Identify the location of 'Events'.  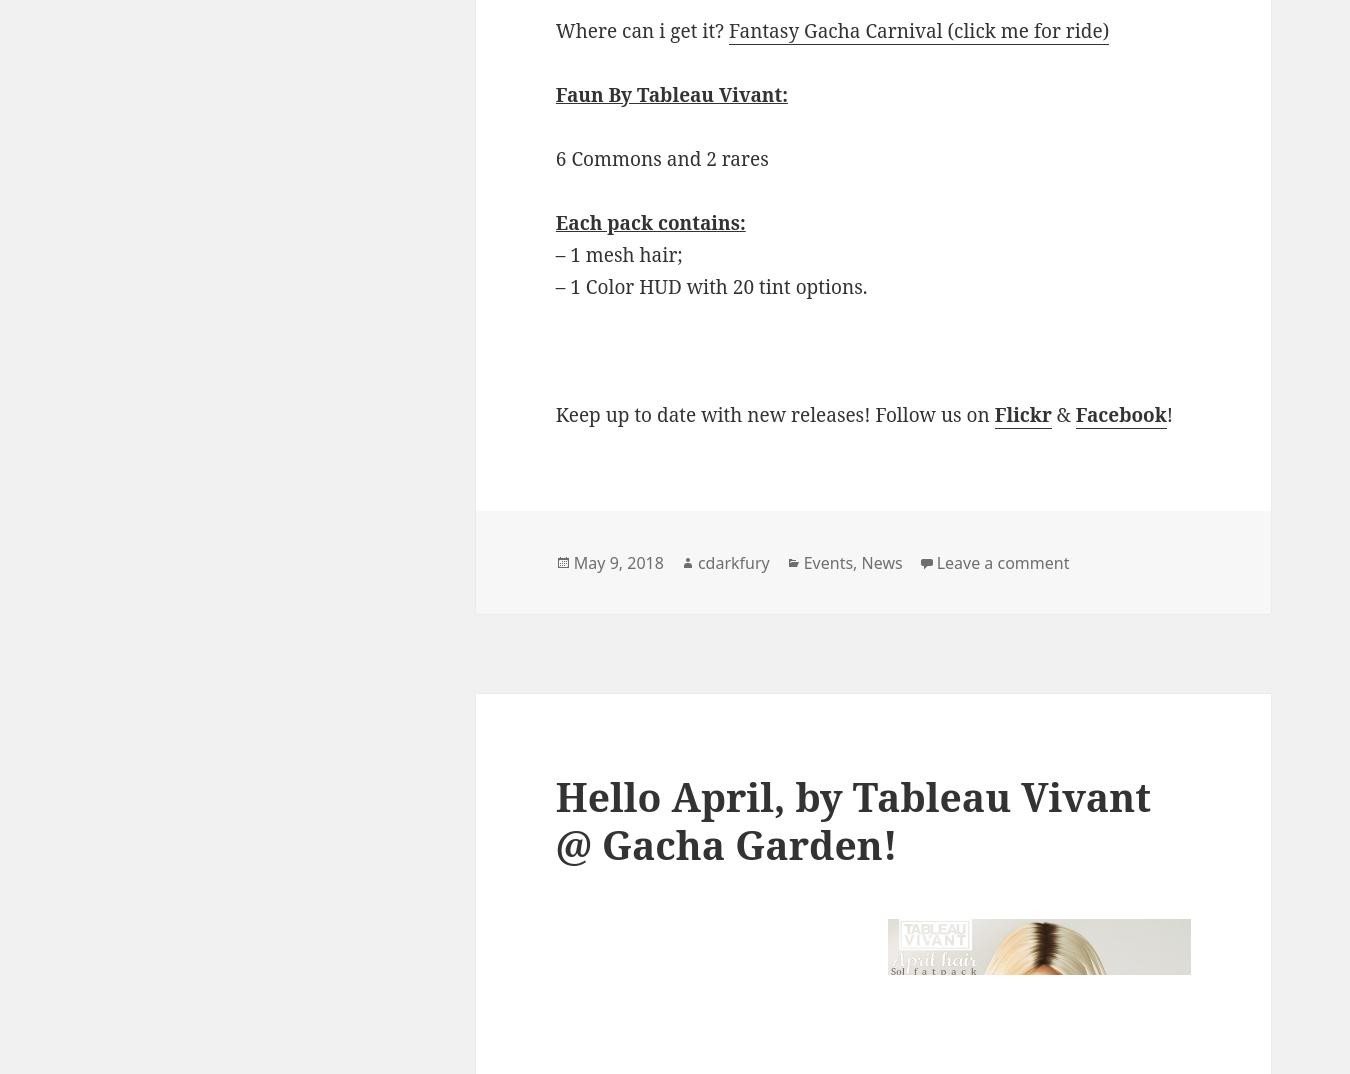
(827, 561).